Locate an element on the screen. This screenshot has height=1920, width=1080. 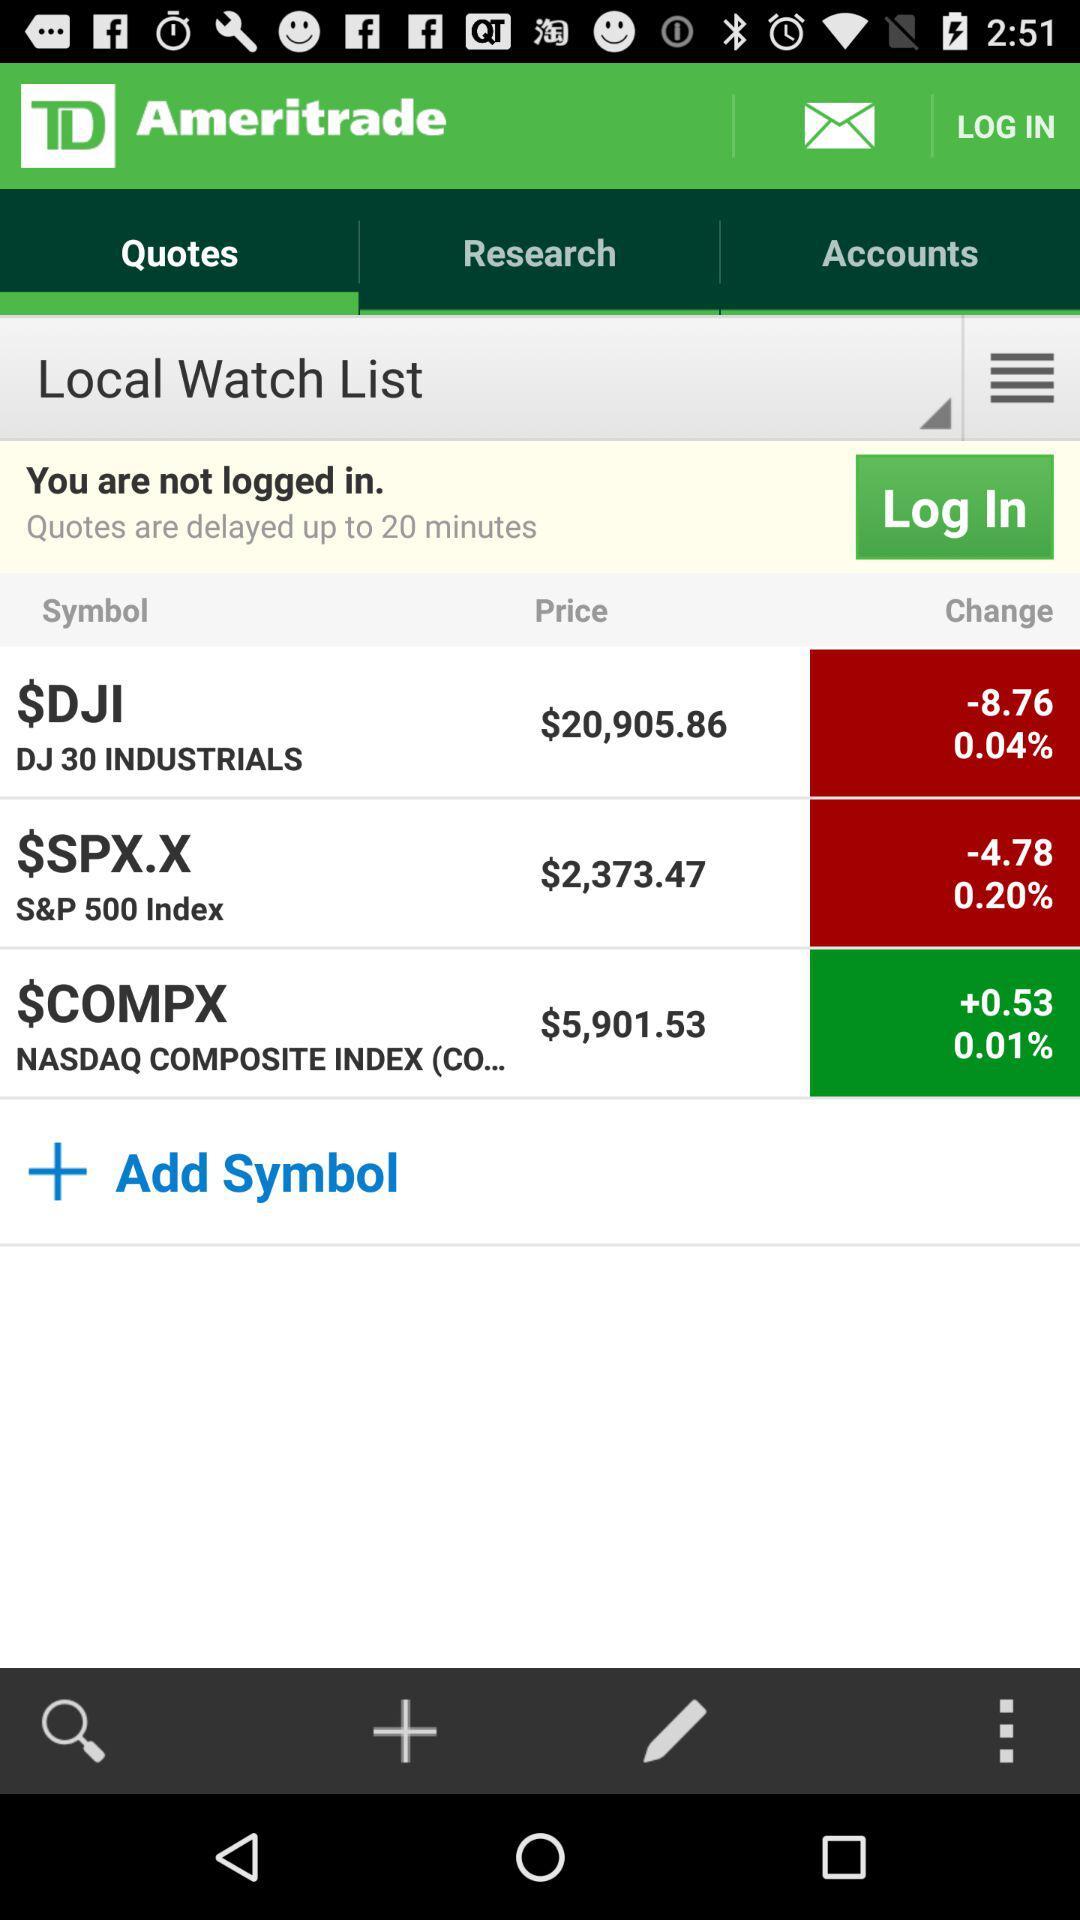
logo button is located at coordinates (232, 124).